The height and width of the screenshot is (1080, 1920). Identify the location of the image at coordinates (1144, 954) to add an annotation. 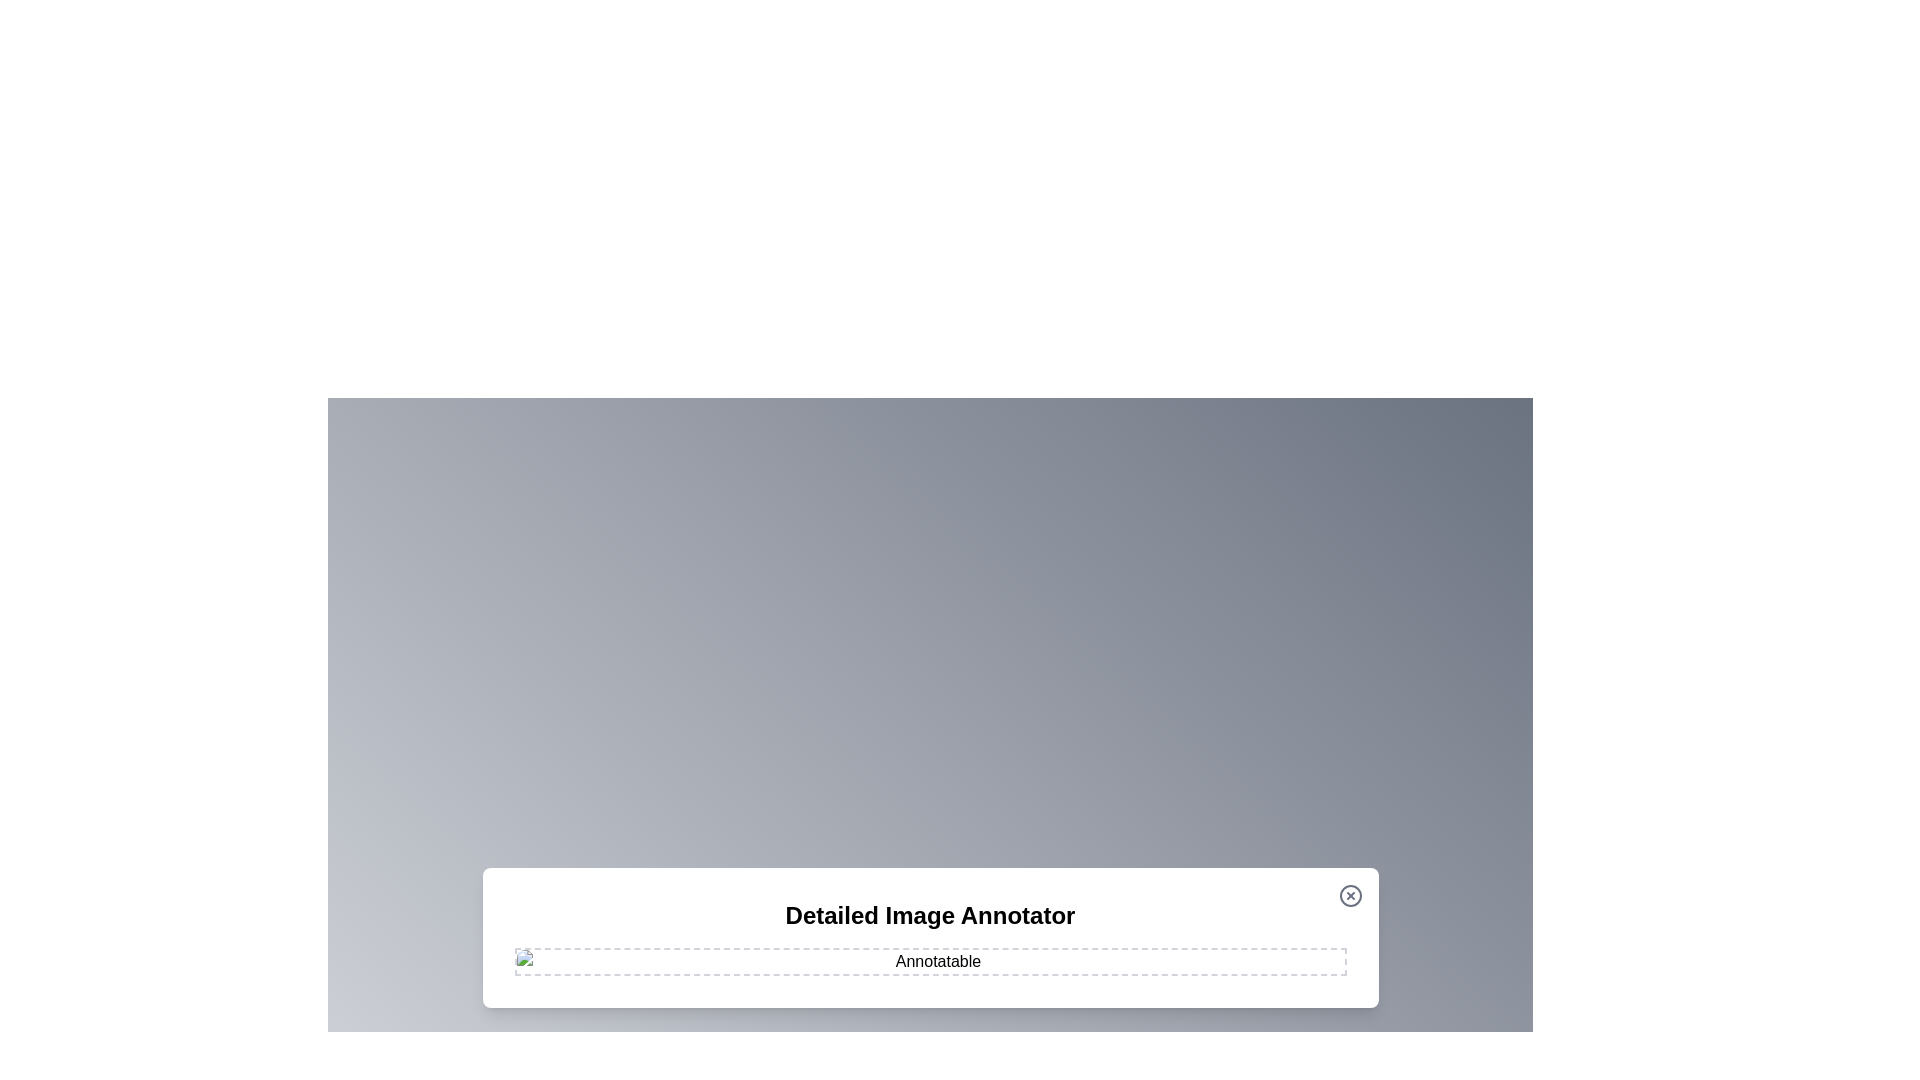
(1143, 952).